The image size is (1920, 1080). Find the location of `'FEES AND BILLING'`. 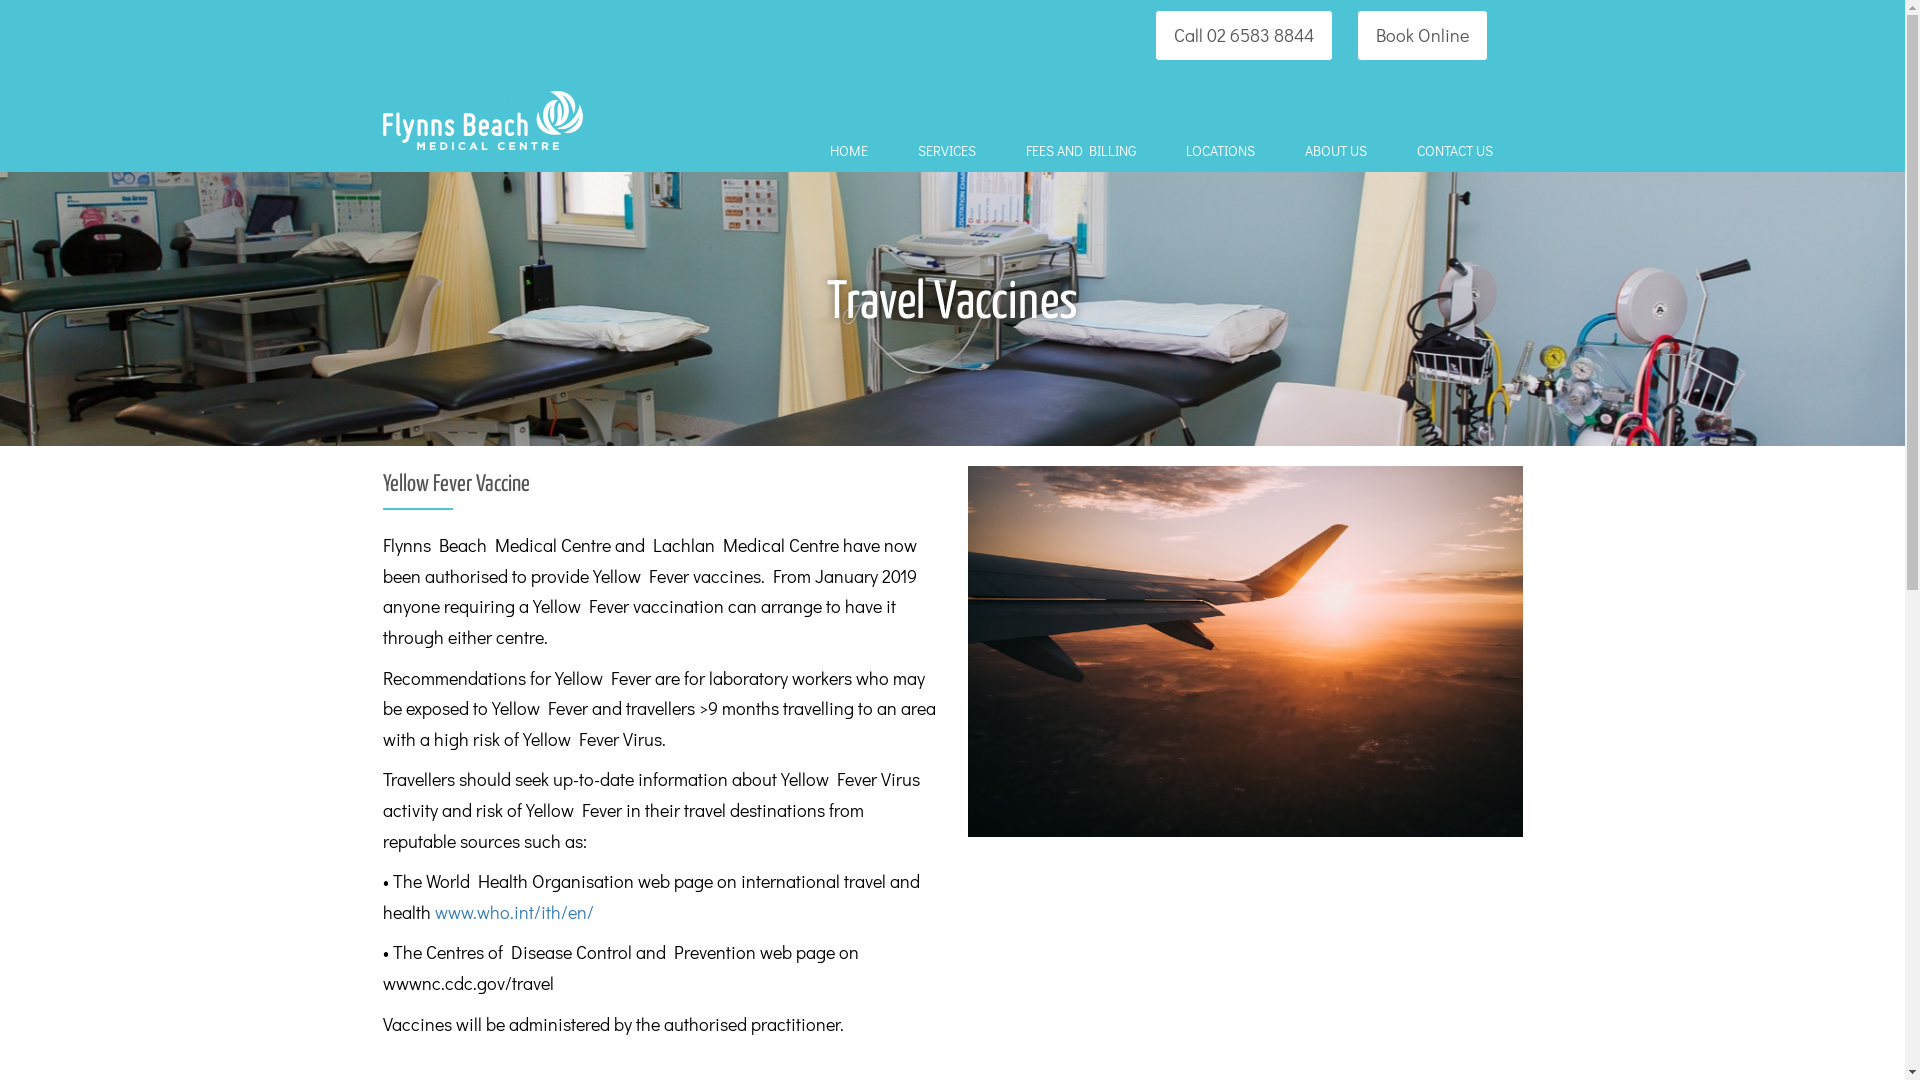

'FEES AND BILLING' is located at coordinates (1006, 150).